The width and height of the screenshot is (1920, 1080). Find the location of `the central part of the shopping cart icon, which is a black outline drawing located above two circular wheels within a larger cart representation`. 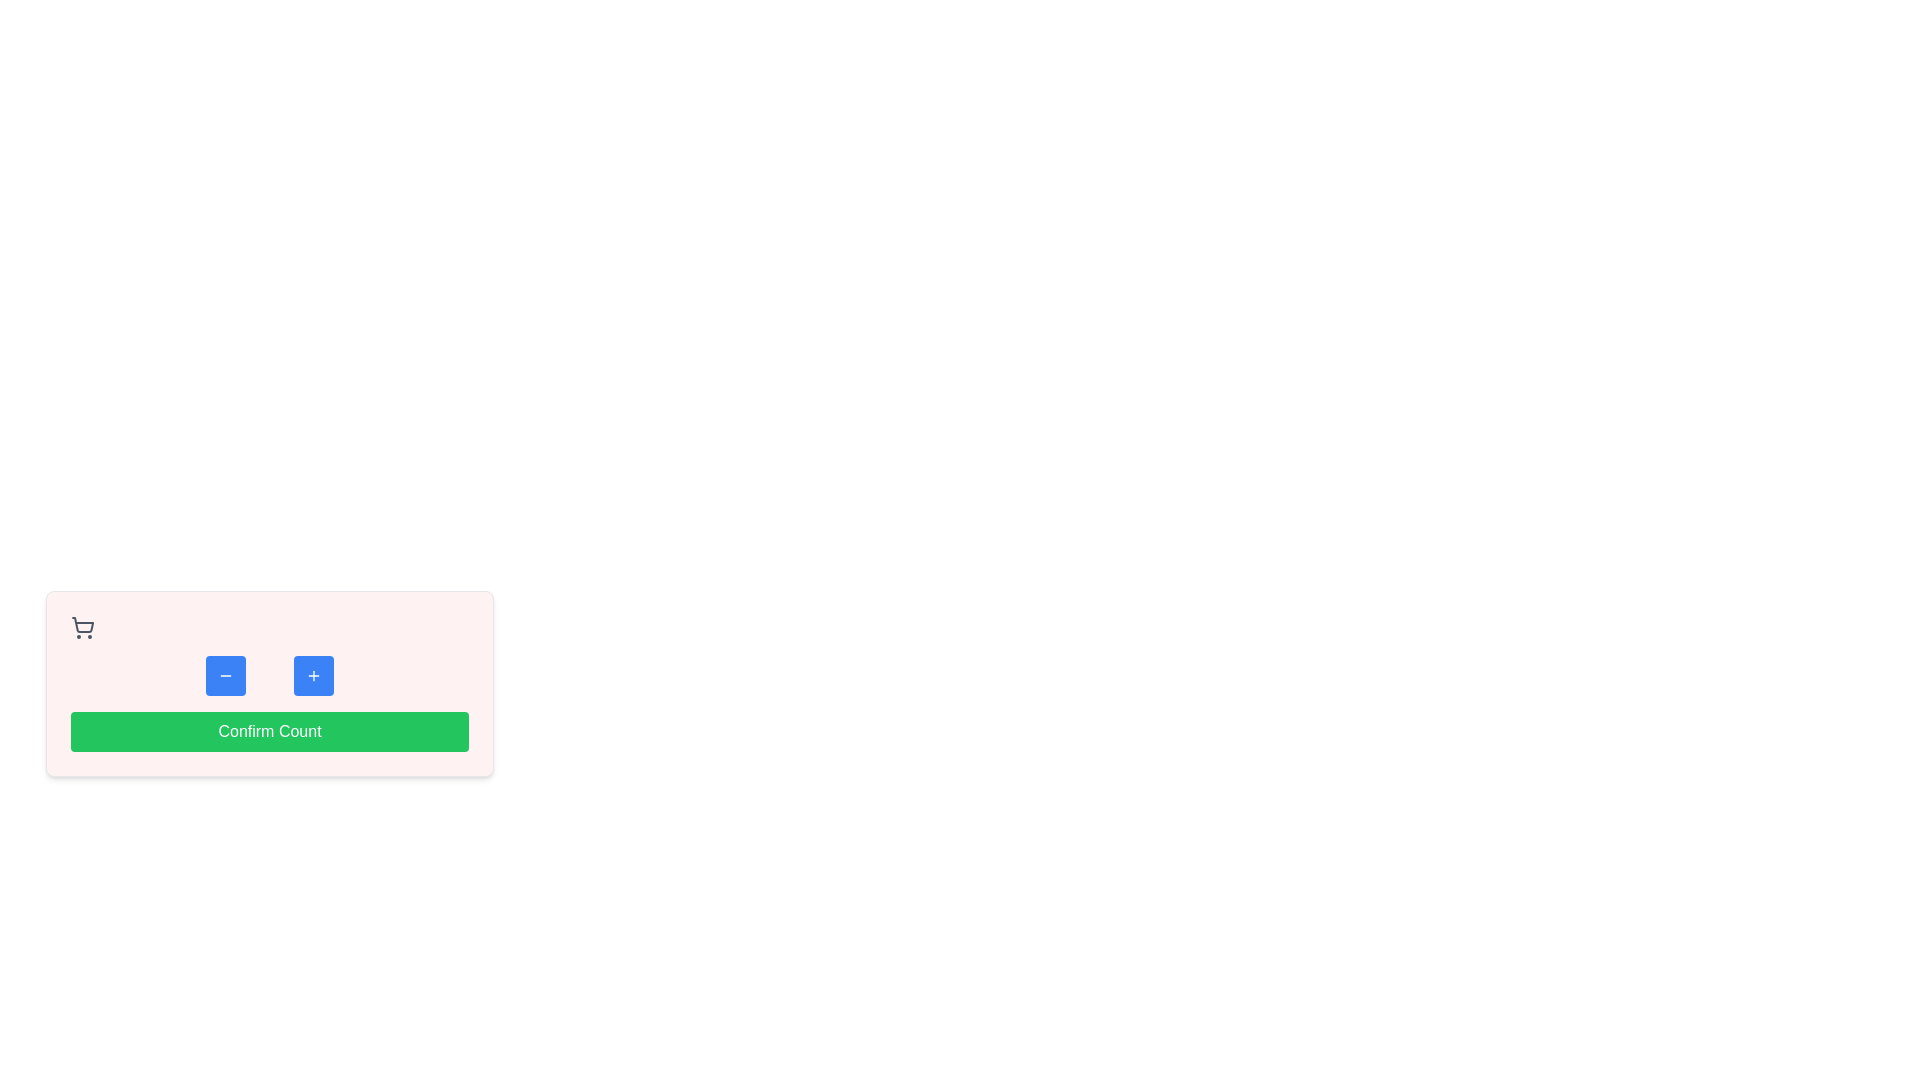

the central part of the shopping cart icon, which is a black outline drawing located above two circular wheels within a larger cart representation is located at coordinates (82, 623).